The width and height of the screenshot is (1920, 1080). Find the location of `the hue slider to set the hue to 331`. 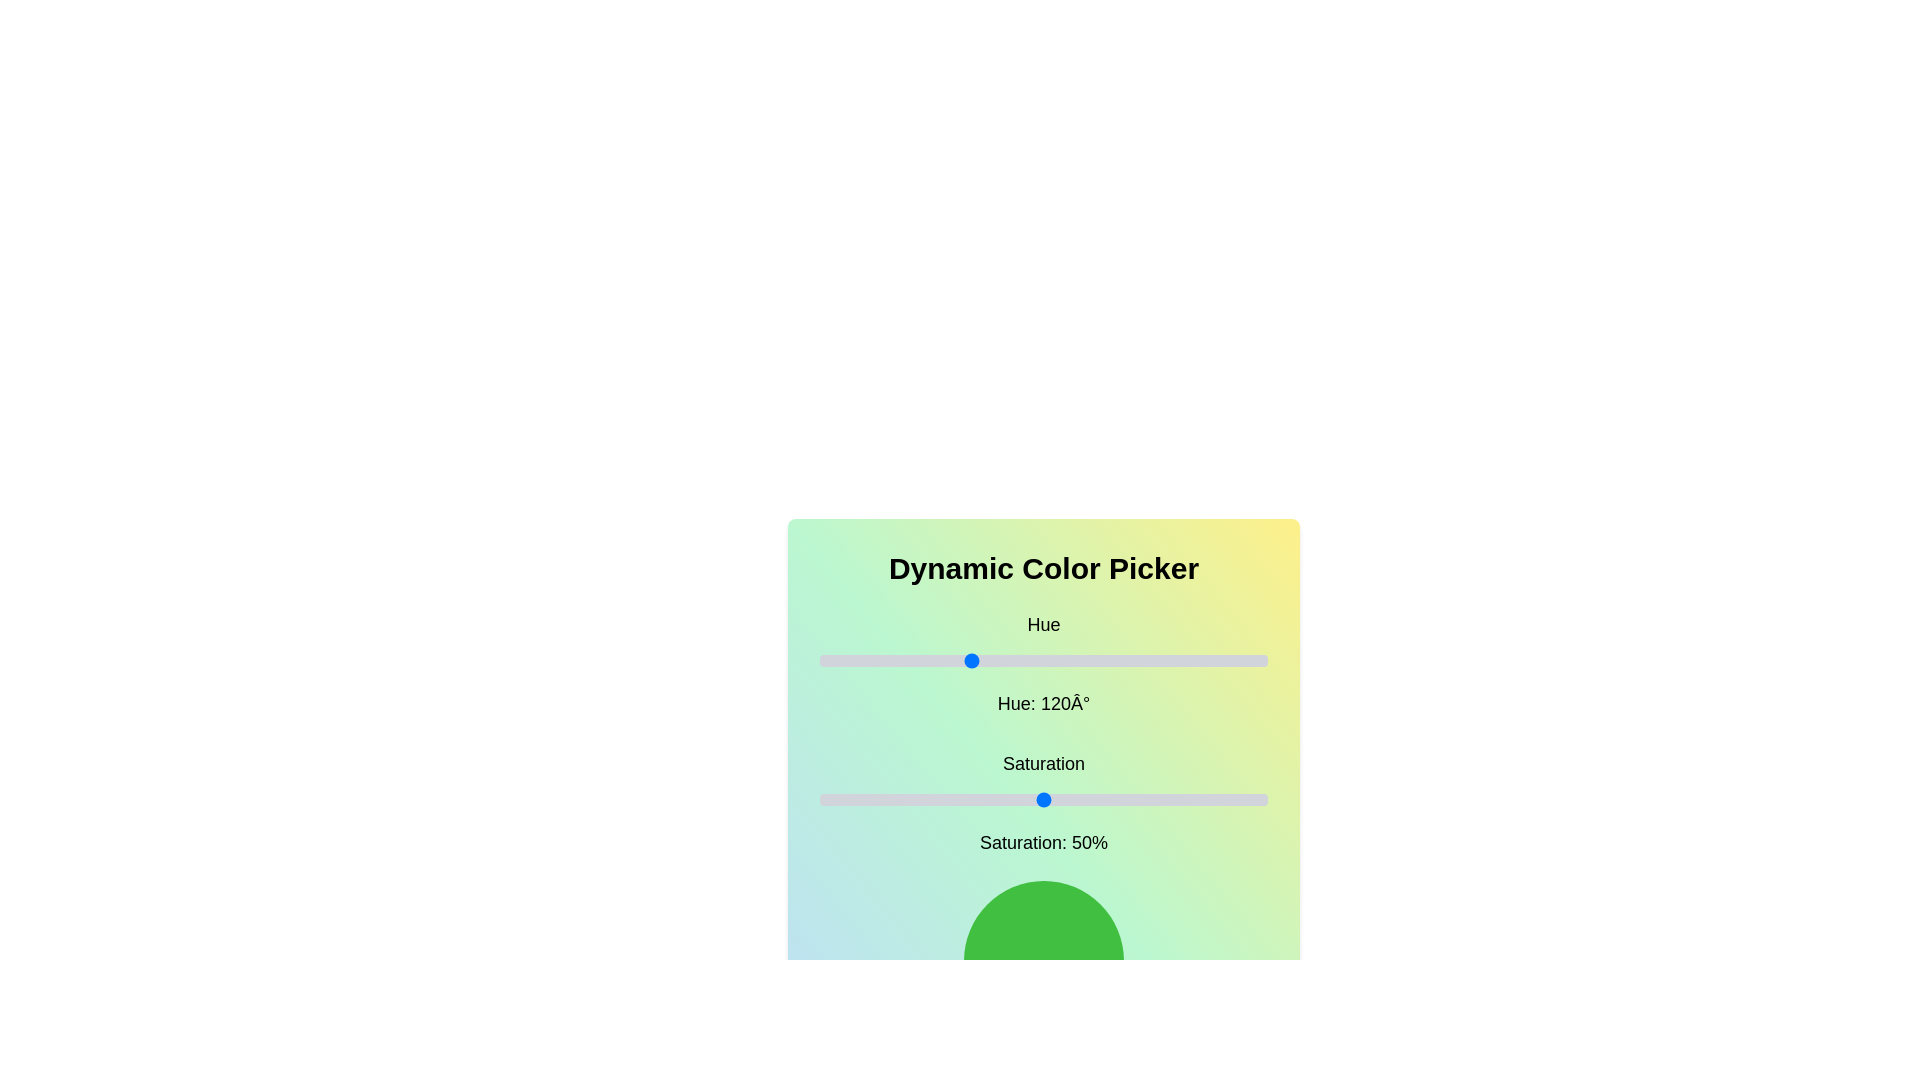

the hue slider to set the hue to 331 is located at coordinates (1230, 660).